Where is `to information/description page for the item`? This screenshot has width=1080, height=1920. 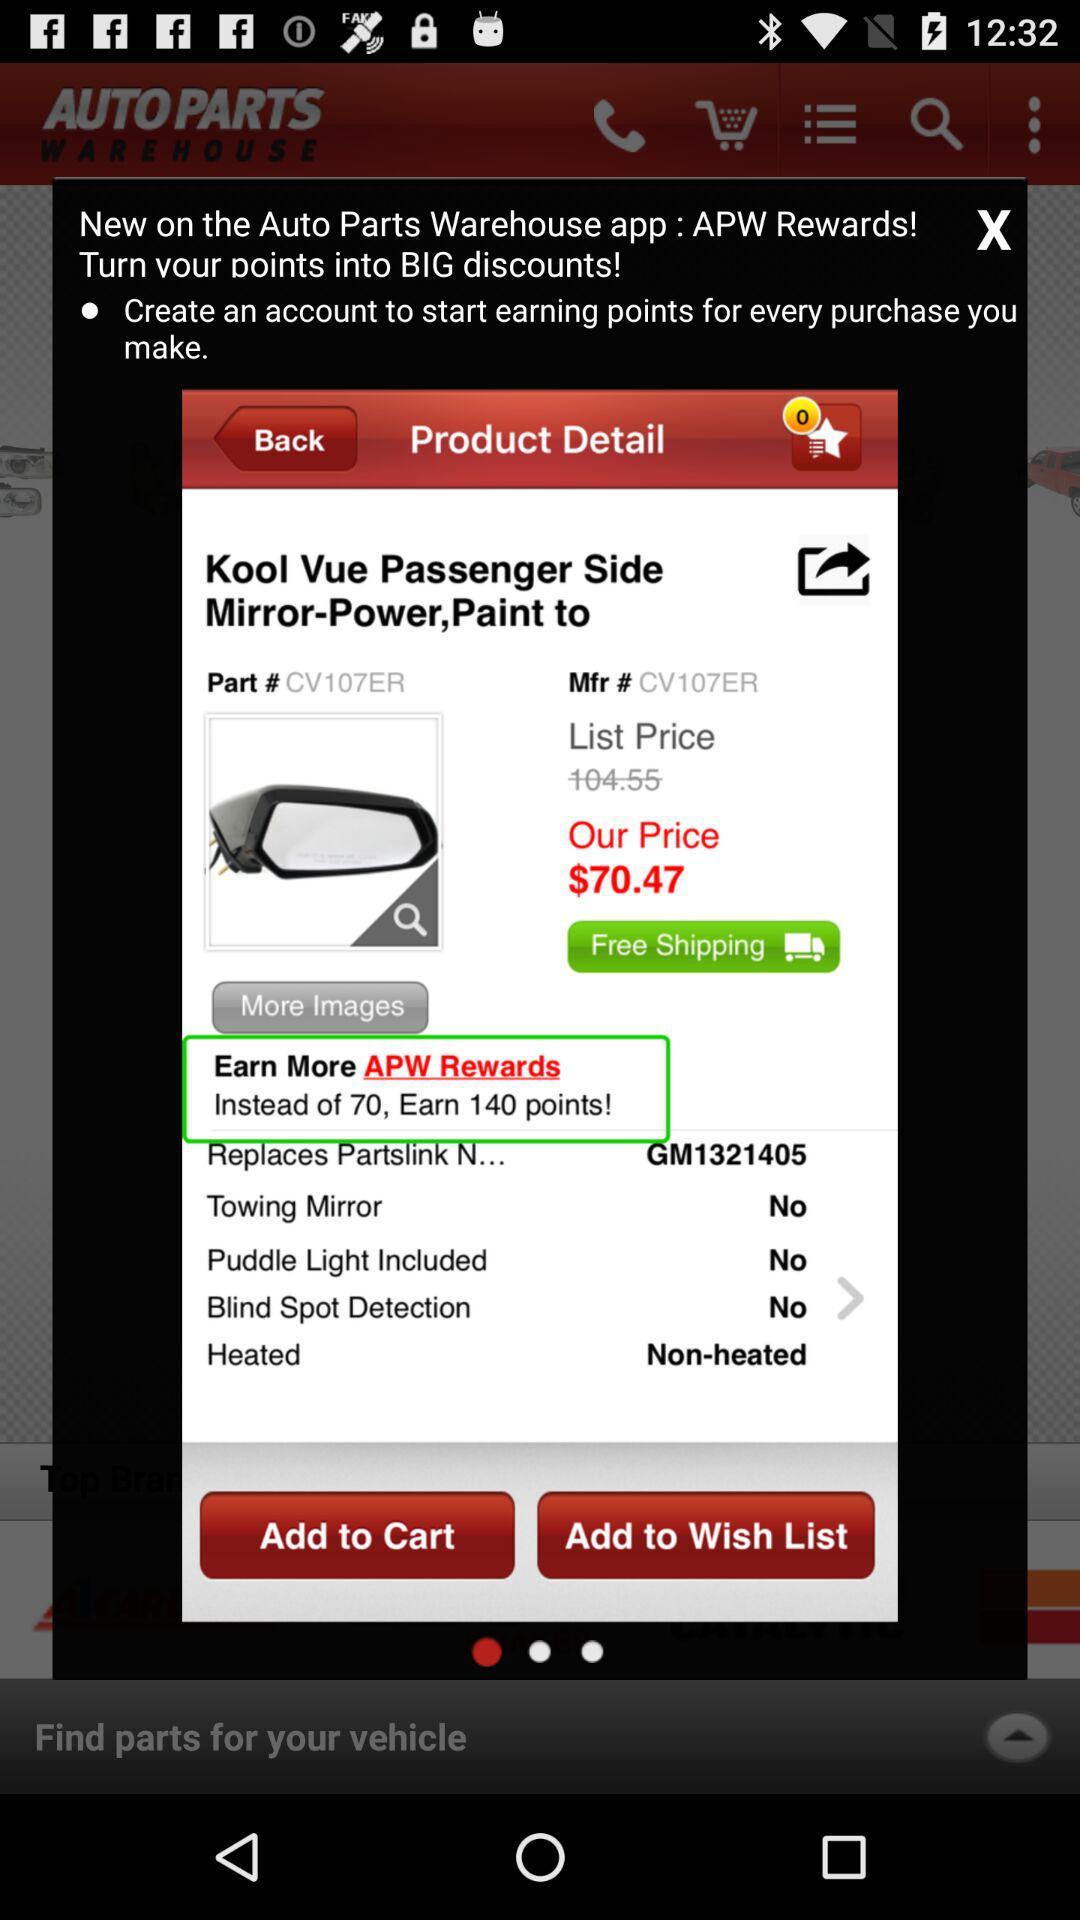 to information/description page for the item is located at coordinates (591, 1651).